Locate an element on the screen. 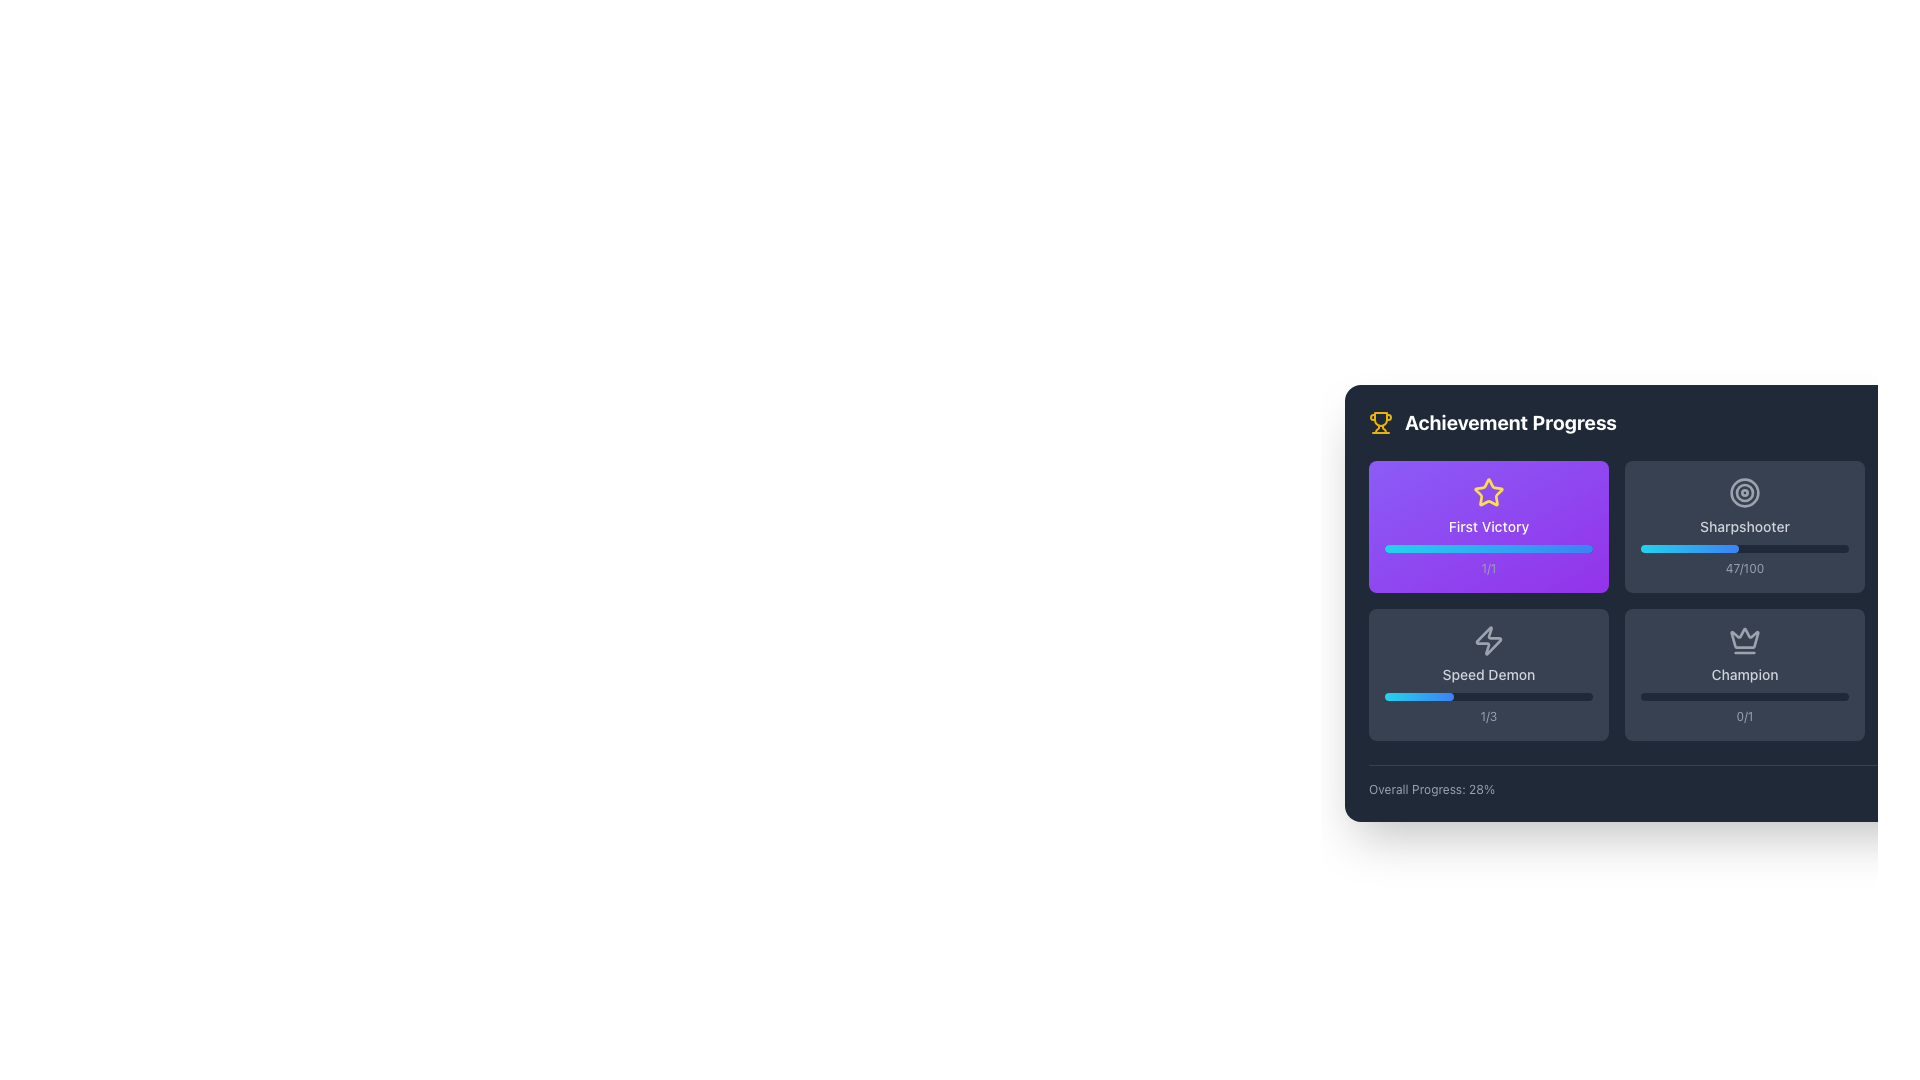 The height and width of the screenshot is (1080, 1920). the filled portion of the Progress bar segment under the 'Speed Demon' label within the 'Achievement Progress' card, which represents the completion status visually is located at coordinates (1418, 696).